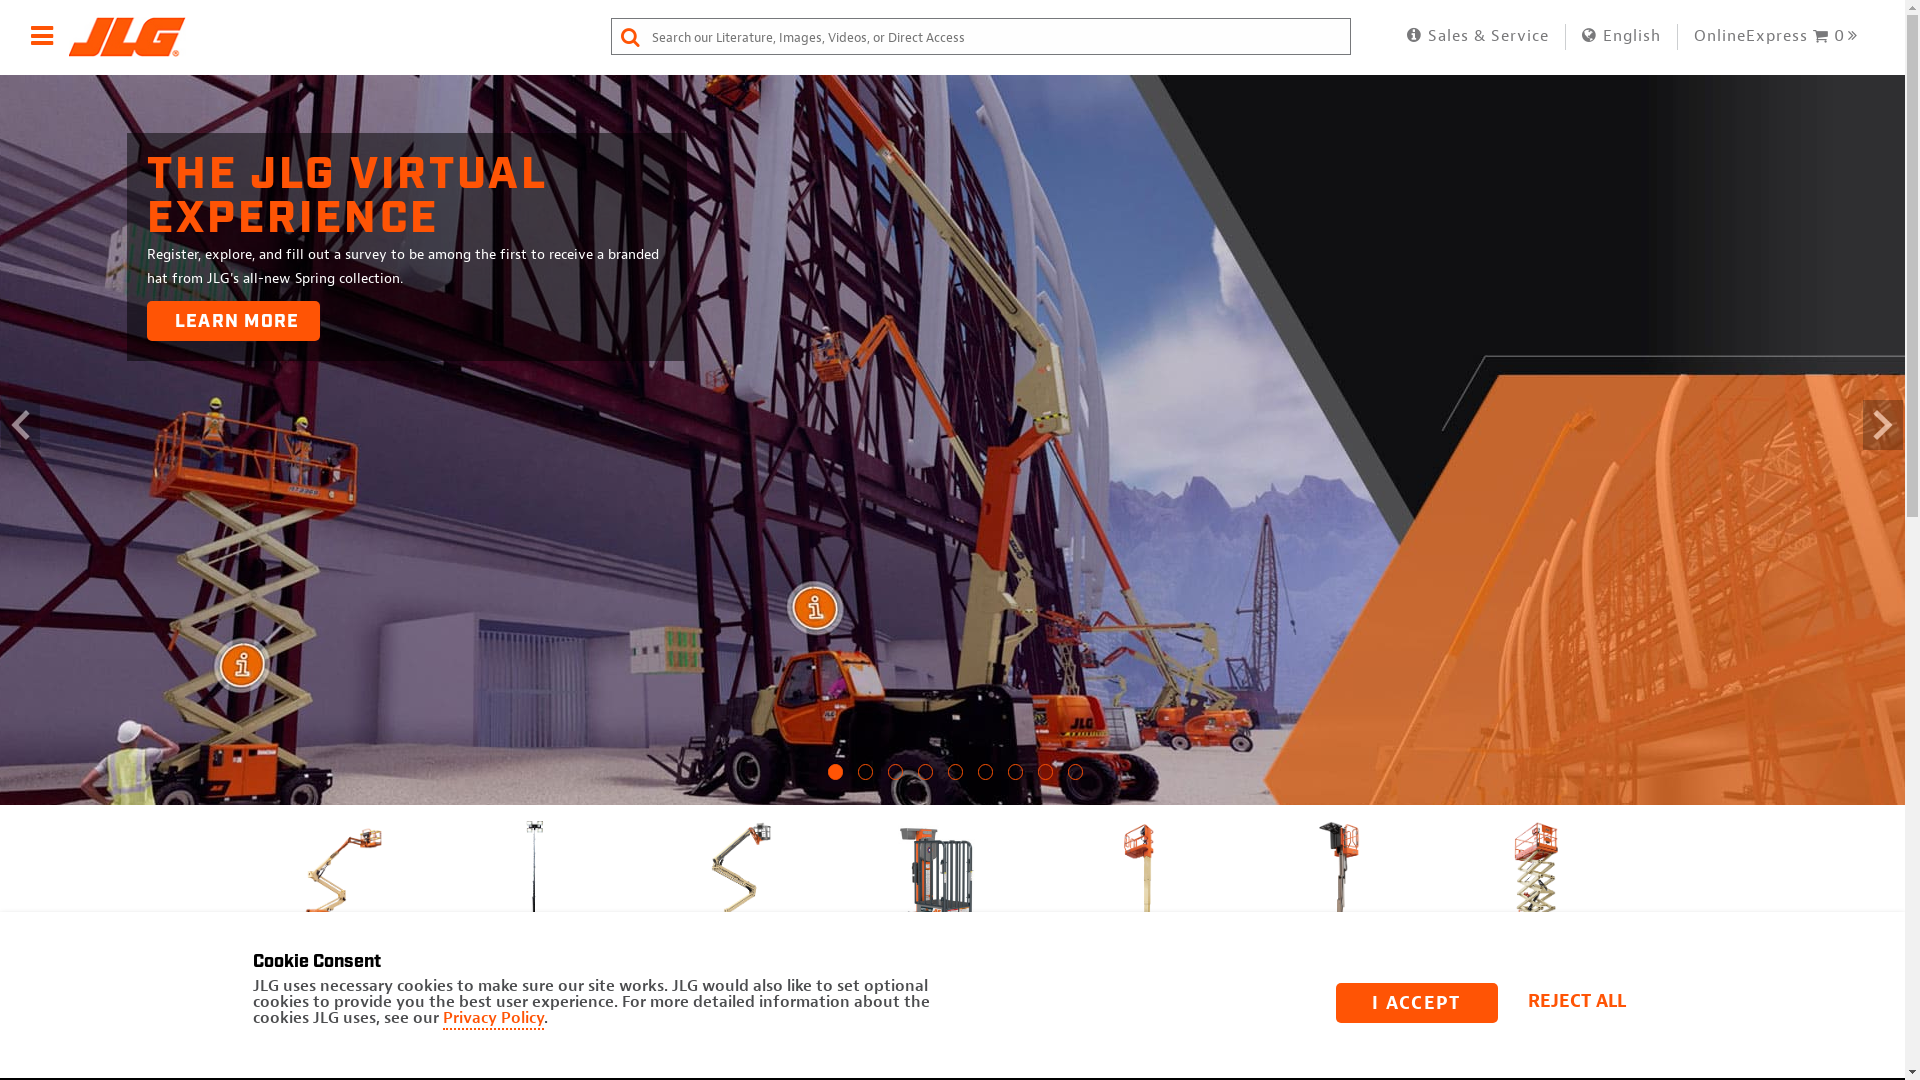 The image size is (1920, 1080). What do you see at coordinates (1693, 35) in the screenshot?
I see `'OnlineExpress 0'` at bounding box center [1693, 35].